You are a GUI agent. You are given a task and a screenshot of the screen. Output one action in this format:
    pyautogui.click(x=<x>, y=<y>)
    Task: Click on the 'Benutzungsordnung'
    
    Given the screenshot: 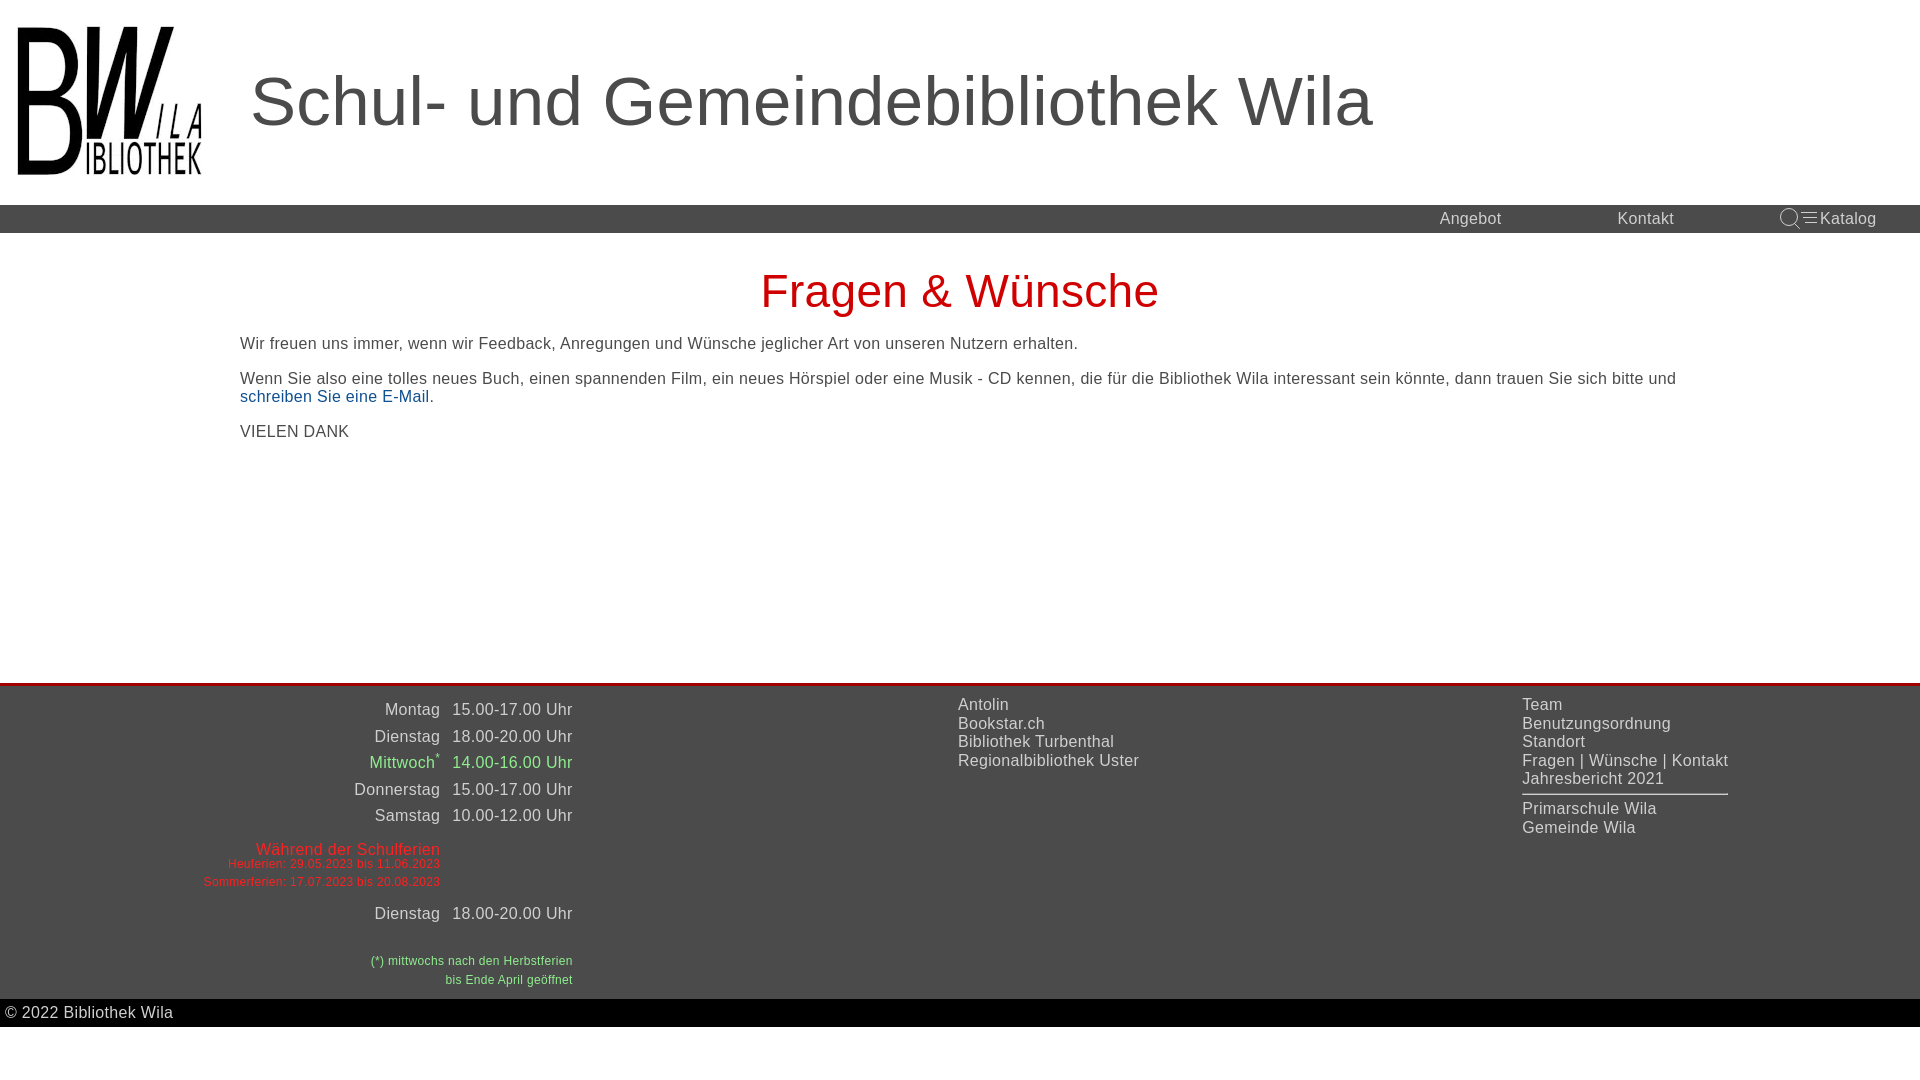 What is the action you would take?
    pyautogui.click(x=1595, y=723)
    